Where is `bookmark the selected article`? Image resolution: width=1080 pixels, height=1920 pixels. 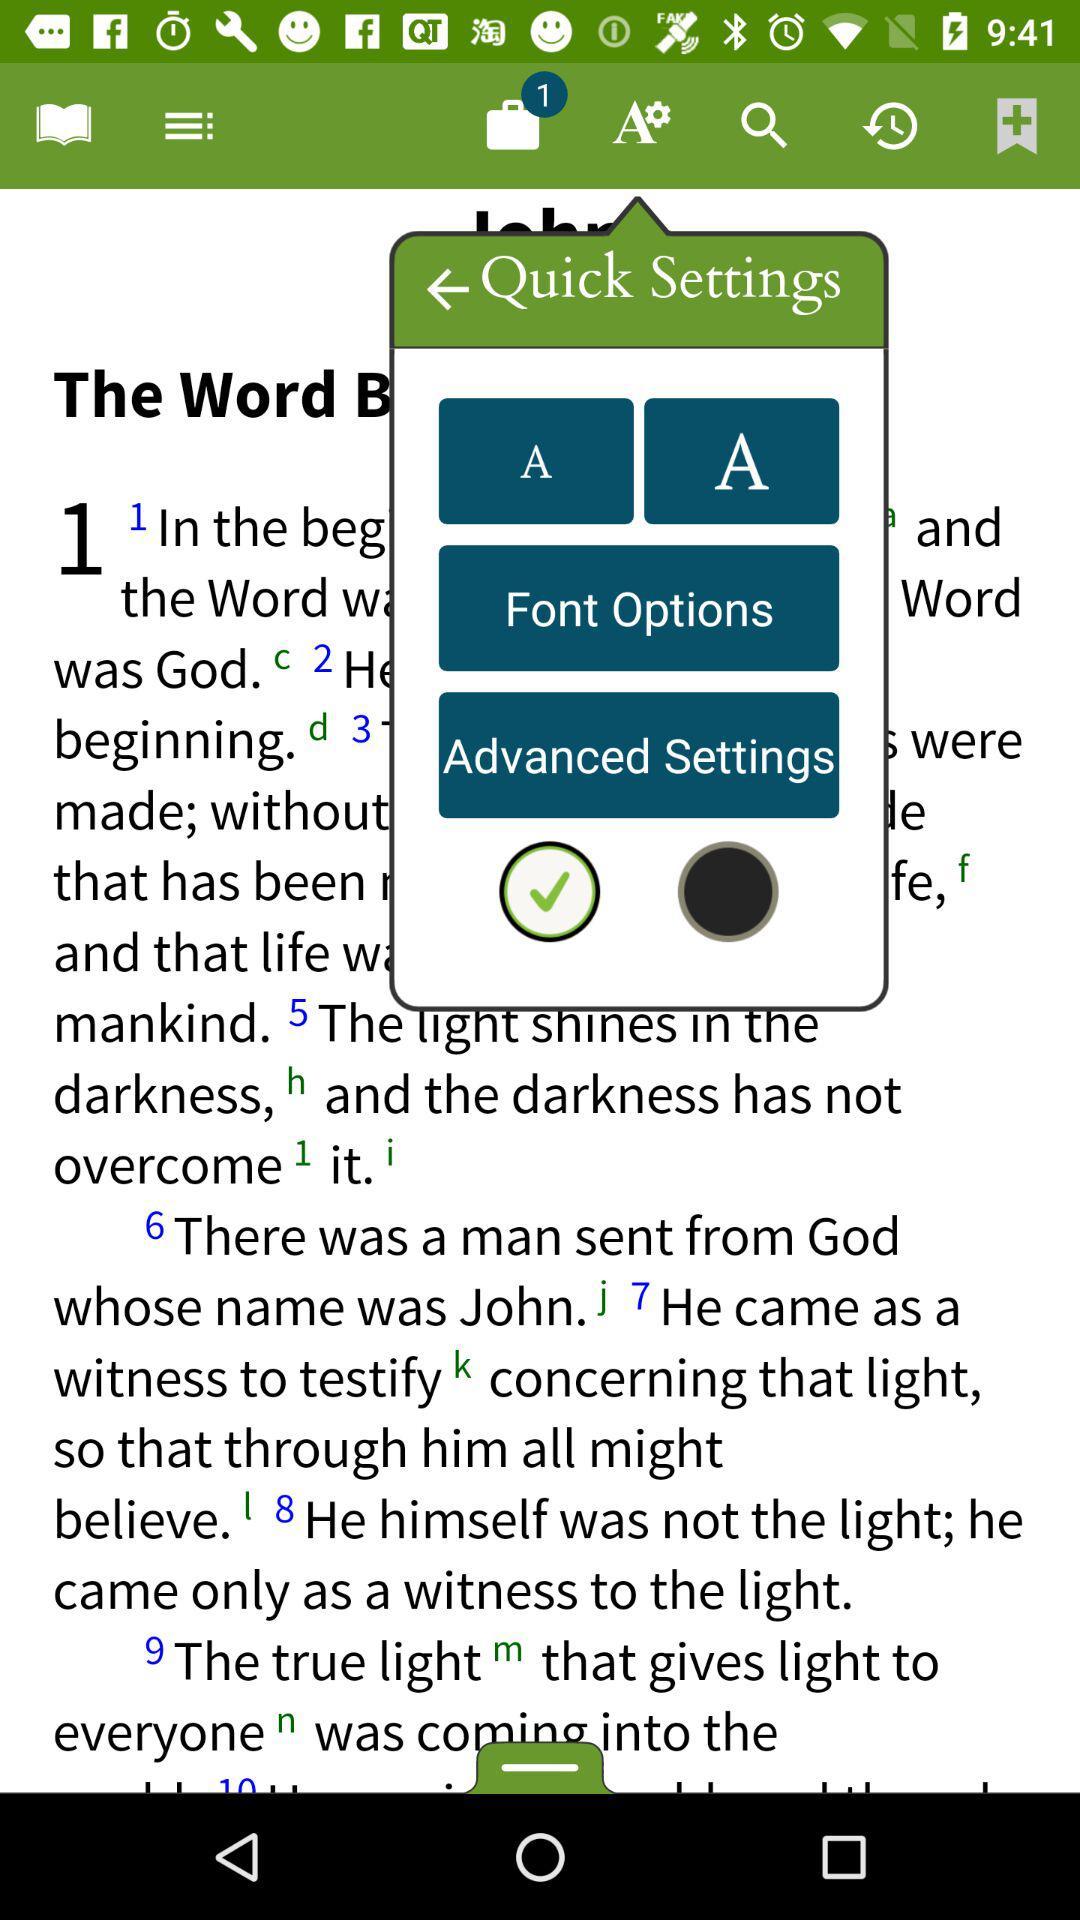 bookmark the selected article is located at coordinates (1017, 124).